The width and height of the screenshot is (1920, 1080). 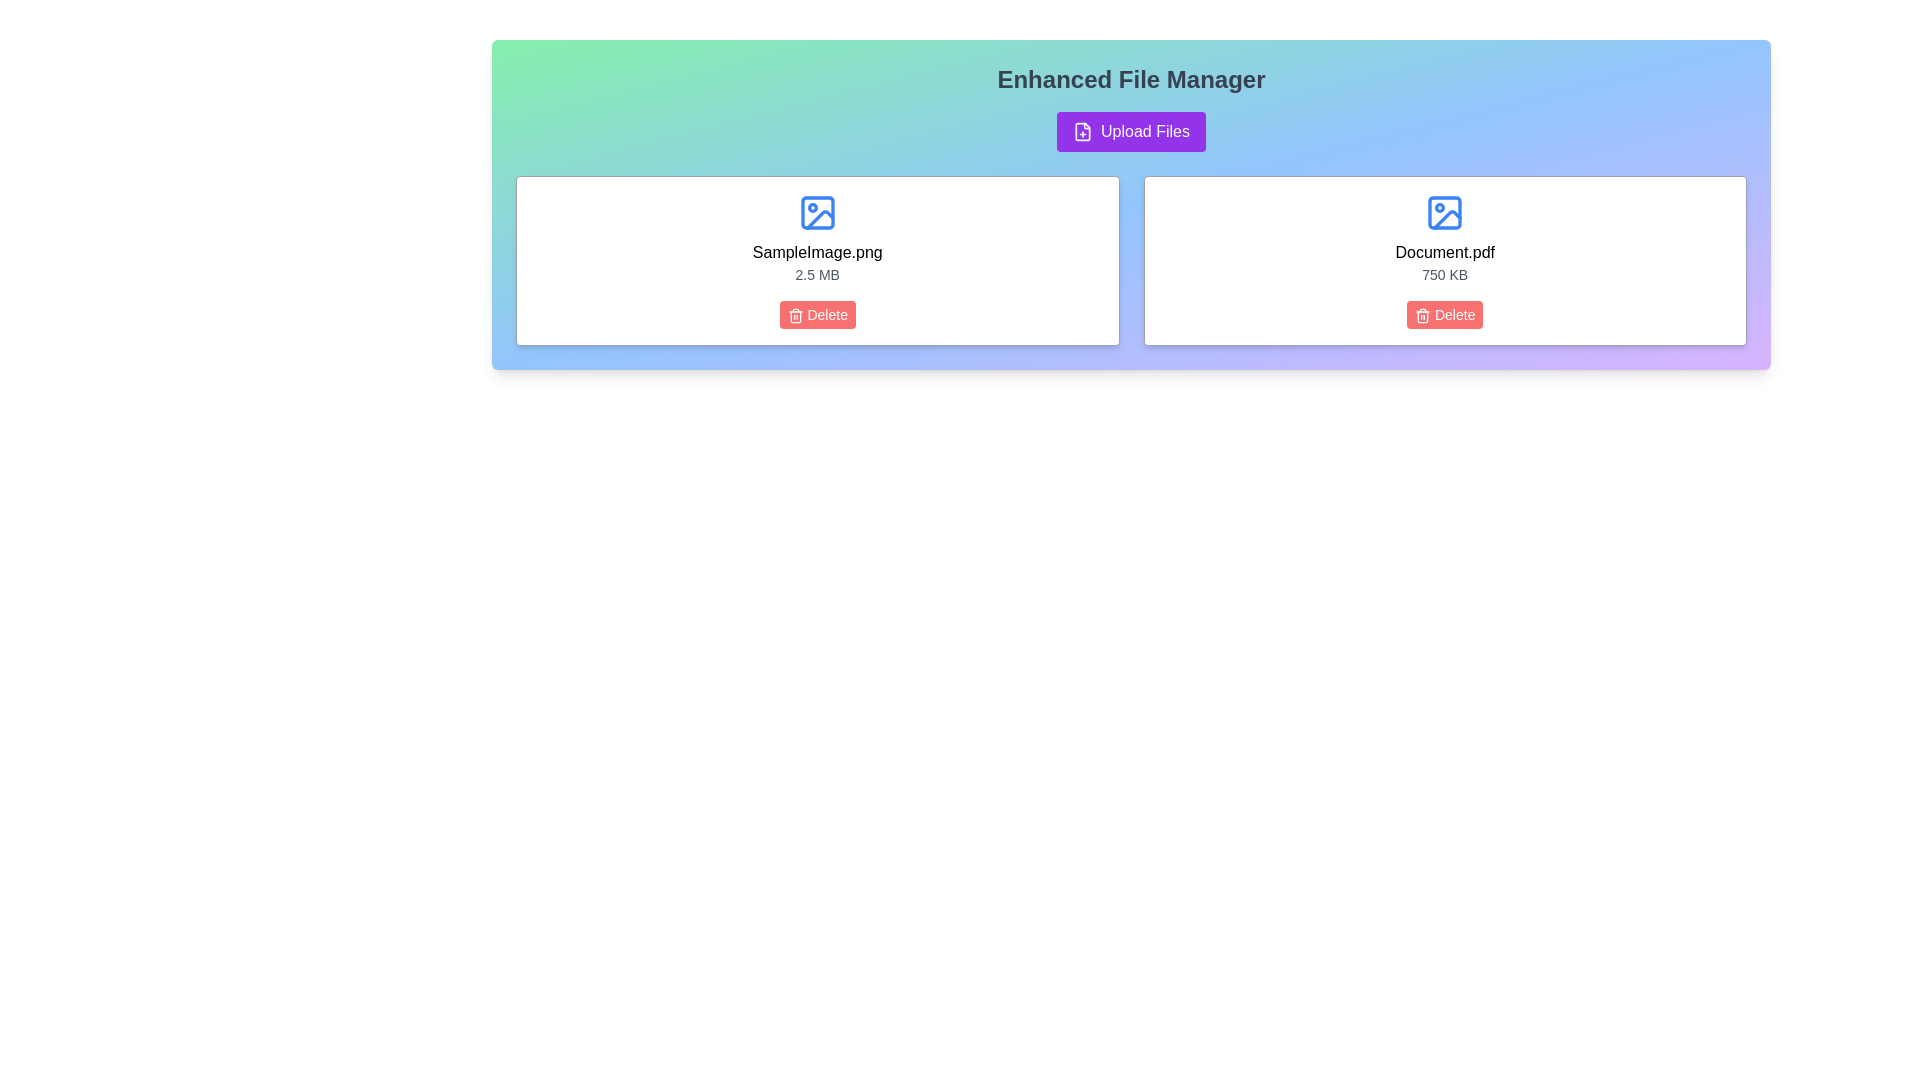 What do you see at coordinates (817, 315) in the screenshot?
I see `the red 'Delete' button with a white trash icon located at the bottom of the card displaying details about 'SampleImage.png'` at bounding box center [817, 315].